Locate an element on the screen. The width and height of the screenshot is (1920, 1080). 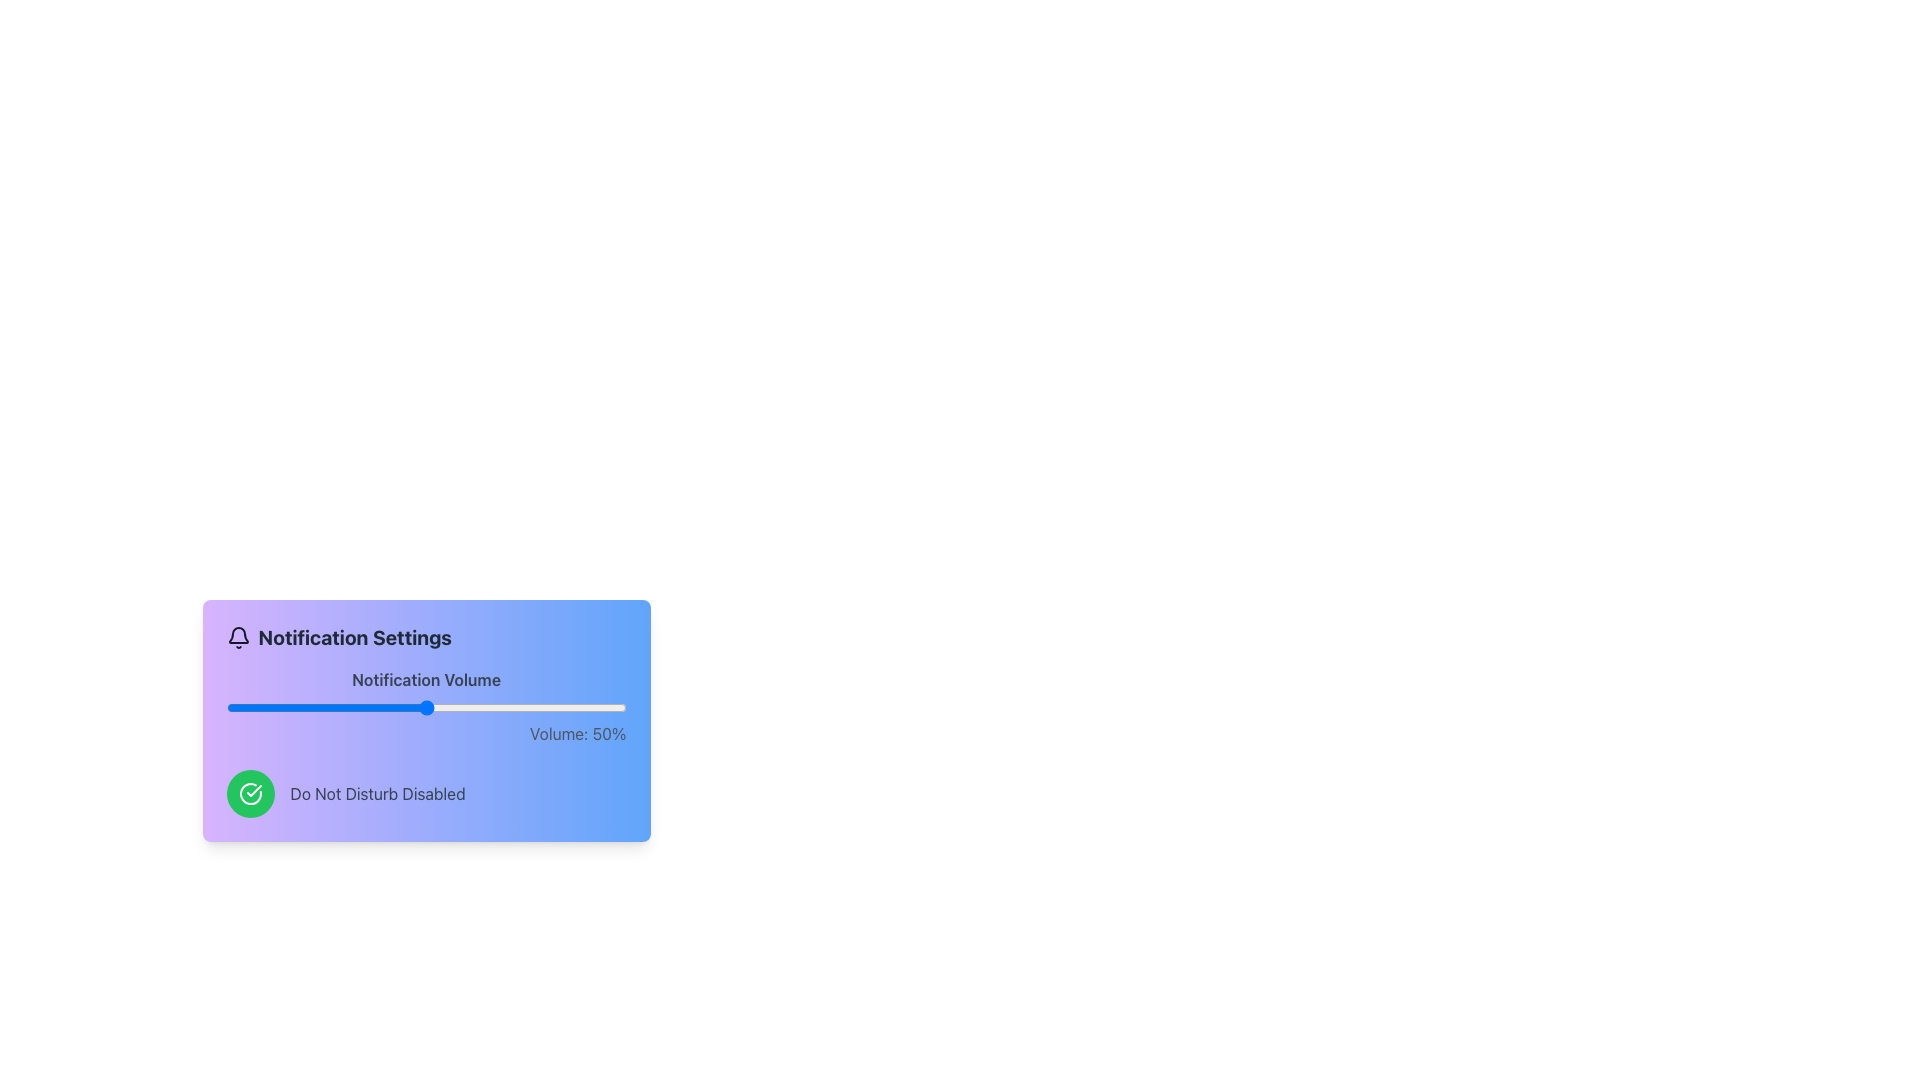
the small checkmark icon within the green circular graphic located at the bottom-left of the notification settings card, adjacent to 'Do Not Disturb Disabled', to interact with it and potentially toggle the setting is located at coordinates (253, 789).